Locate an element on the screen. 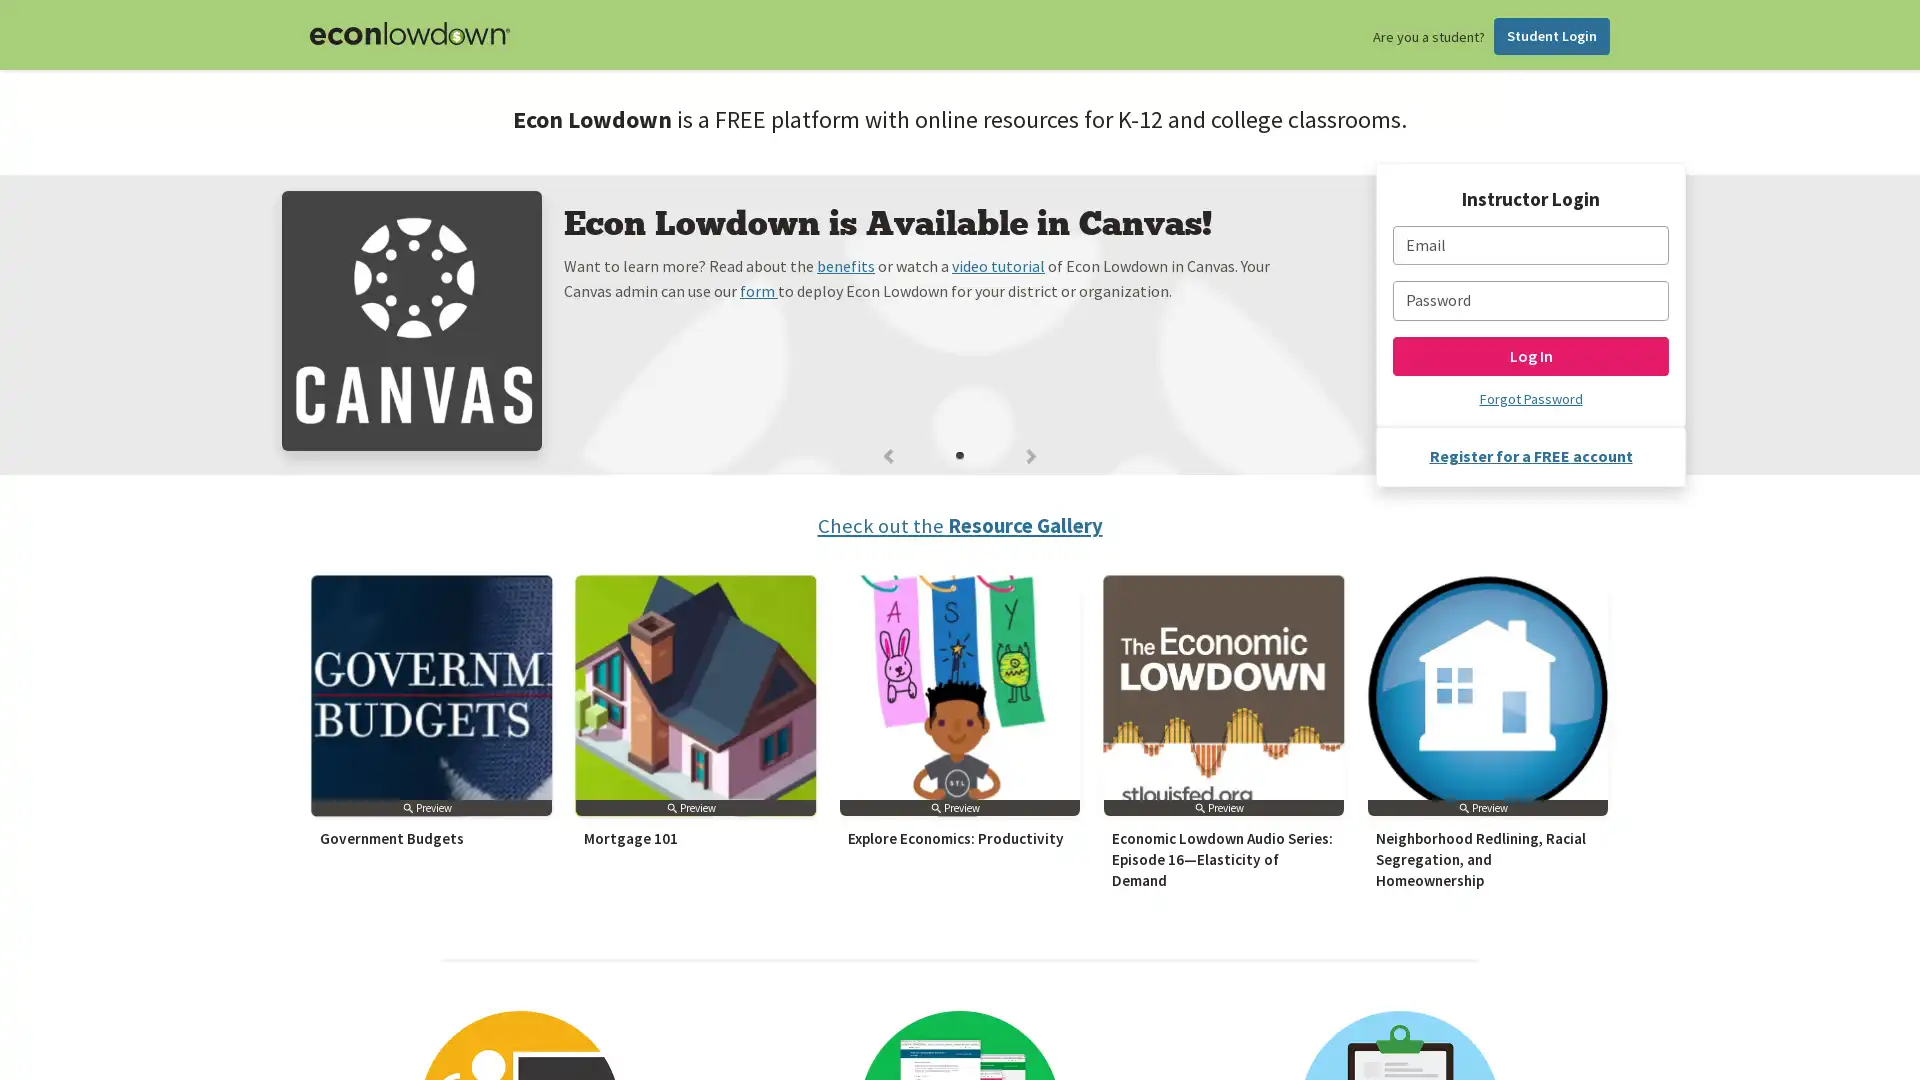  Log In is located at coordinates (1530, 354).